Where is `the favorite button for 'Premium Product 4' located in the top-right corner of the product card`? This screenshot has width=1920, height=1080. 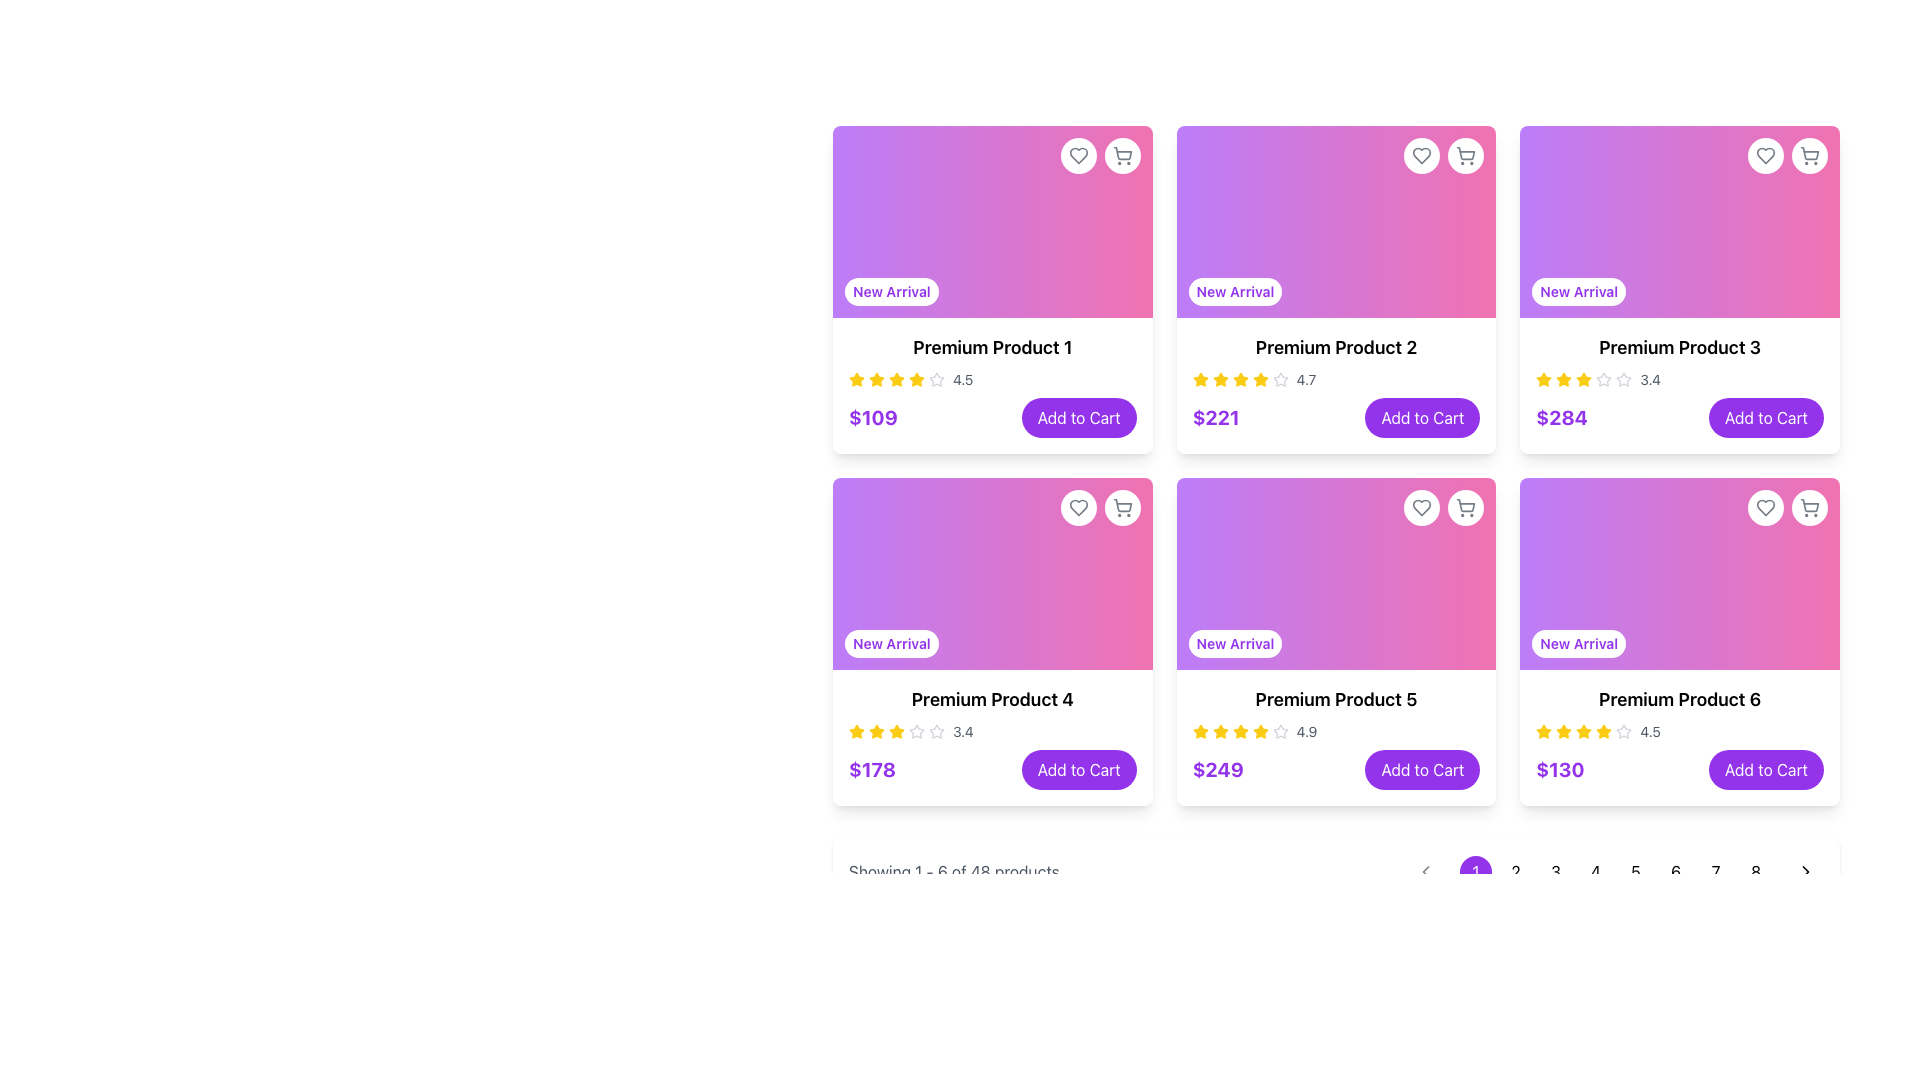 the favorite button for 'Premium Product 4' located in the top-right corner of the product card is located at coordinates (1077, 507).